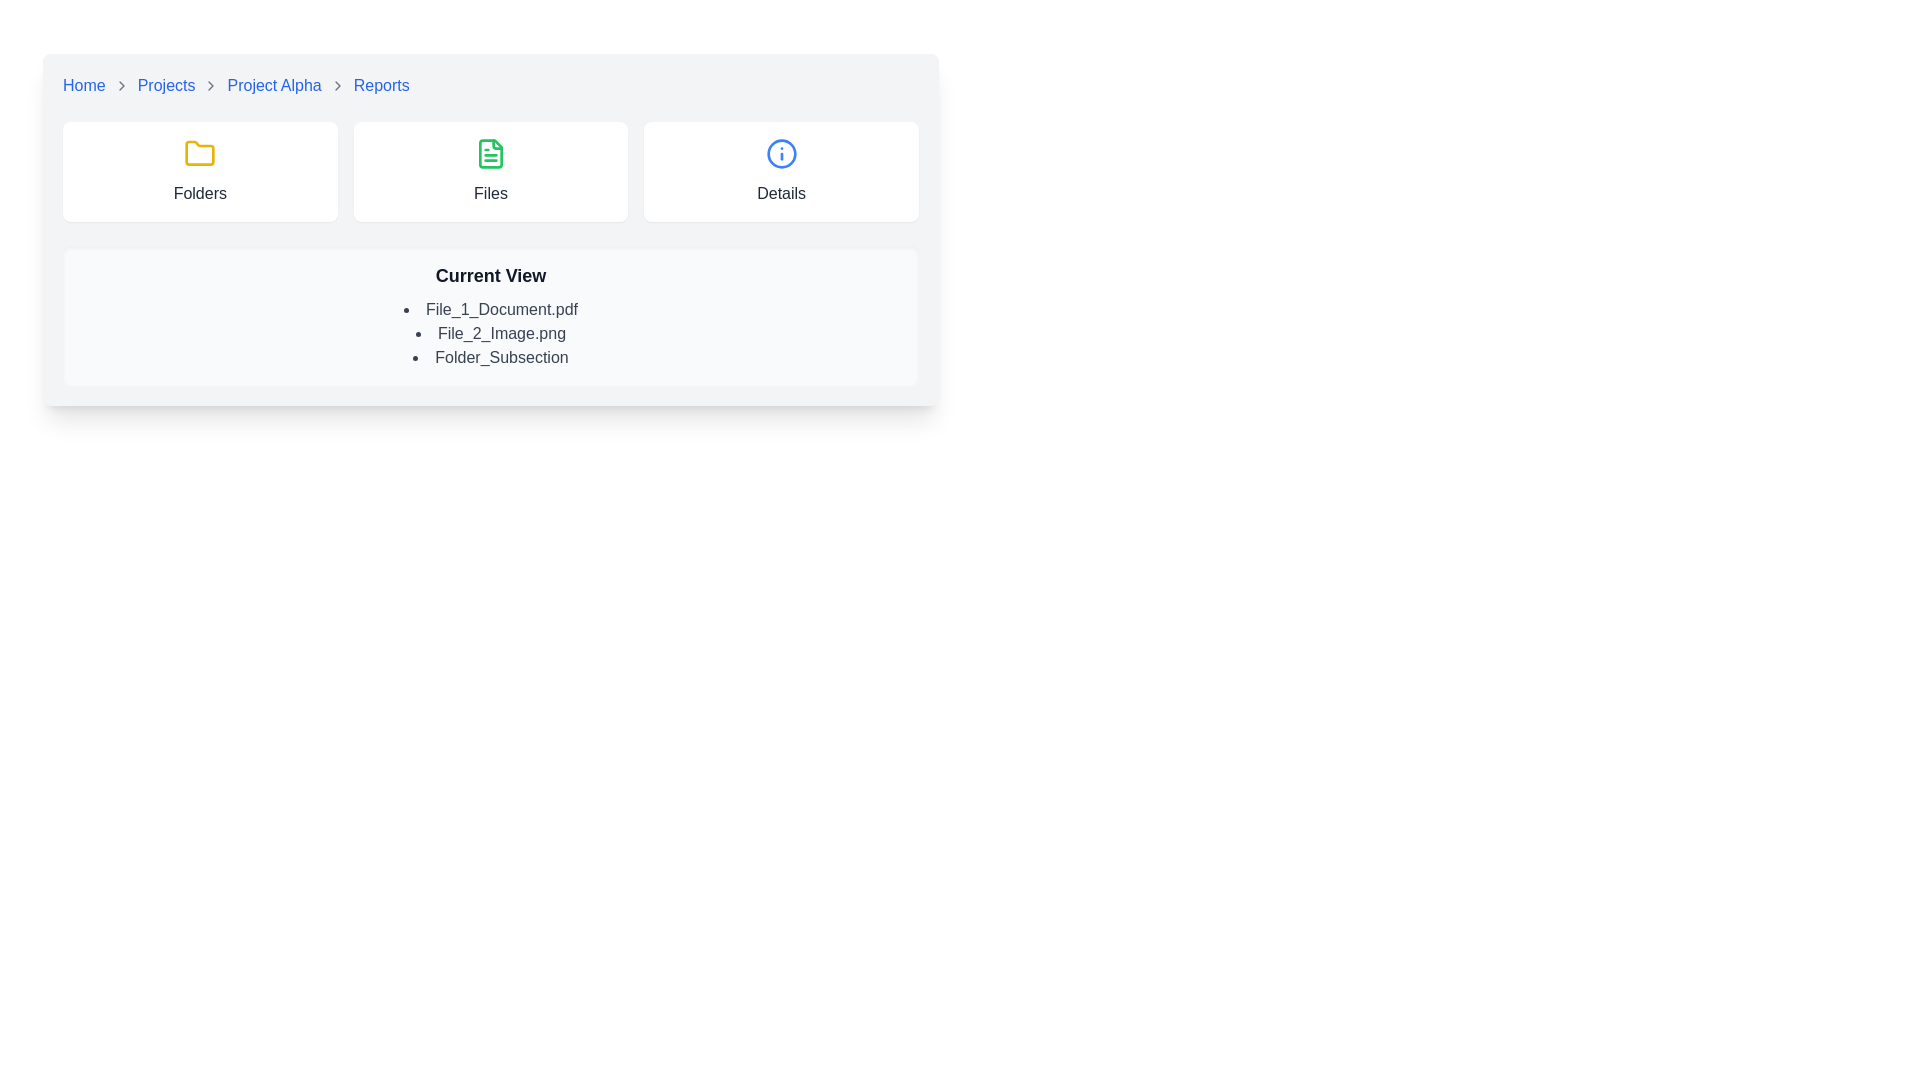  What do you see at coordinates (490, 333) in the screenshot?
I see `to select or interact with the list item displaying the name 'File_2_Image.png', which is the second item in a vertical list under 'File_1_Document.pdf' and above 'Folder_Subsection'` at bounding box center [490, 333].